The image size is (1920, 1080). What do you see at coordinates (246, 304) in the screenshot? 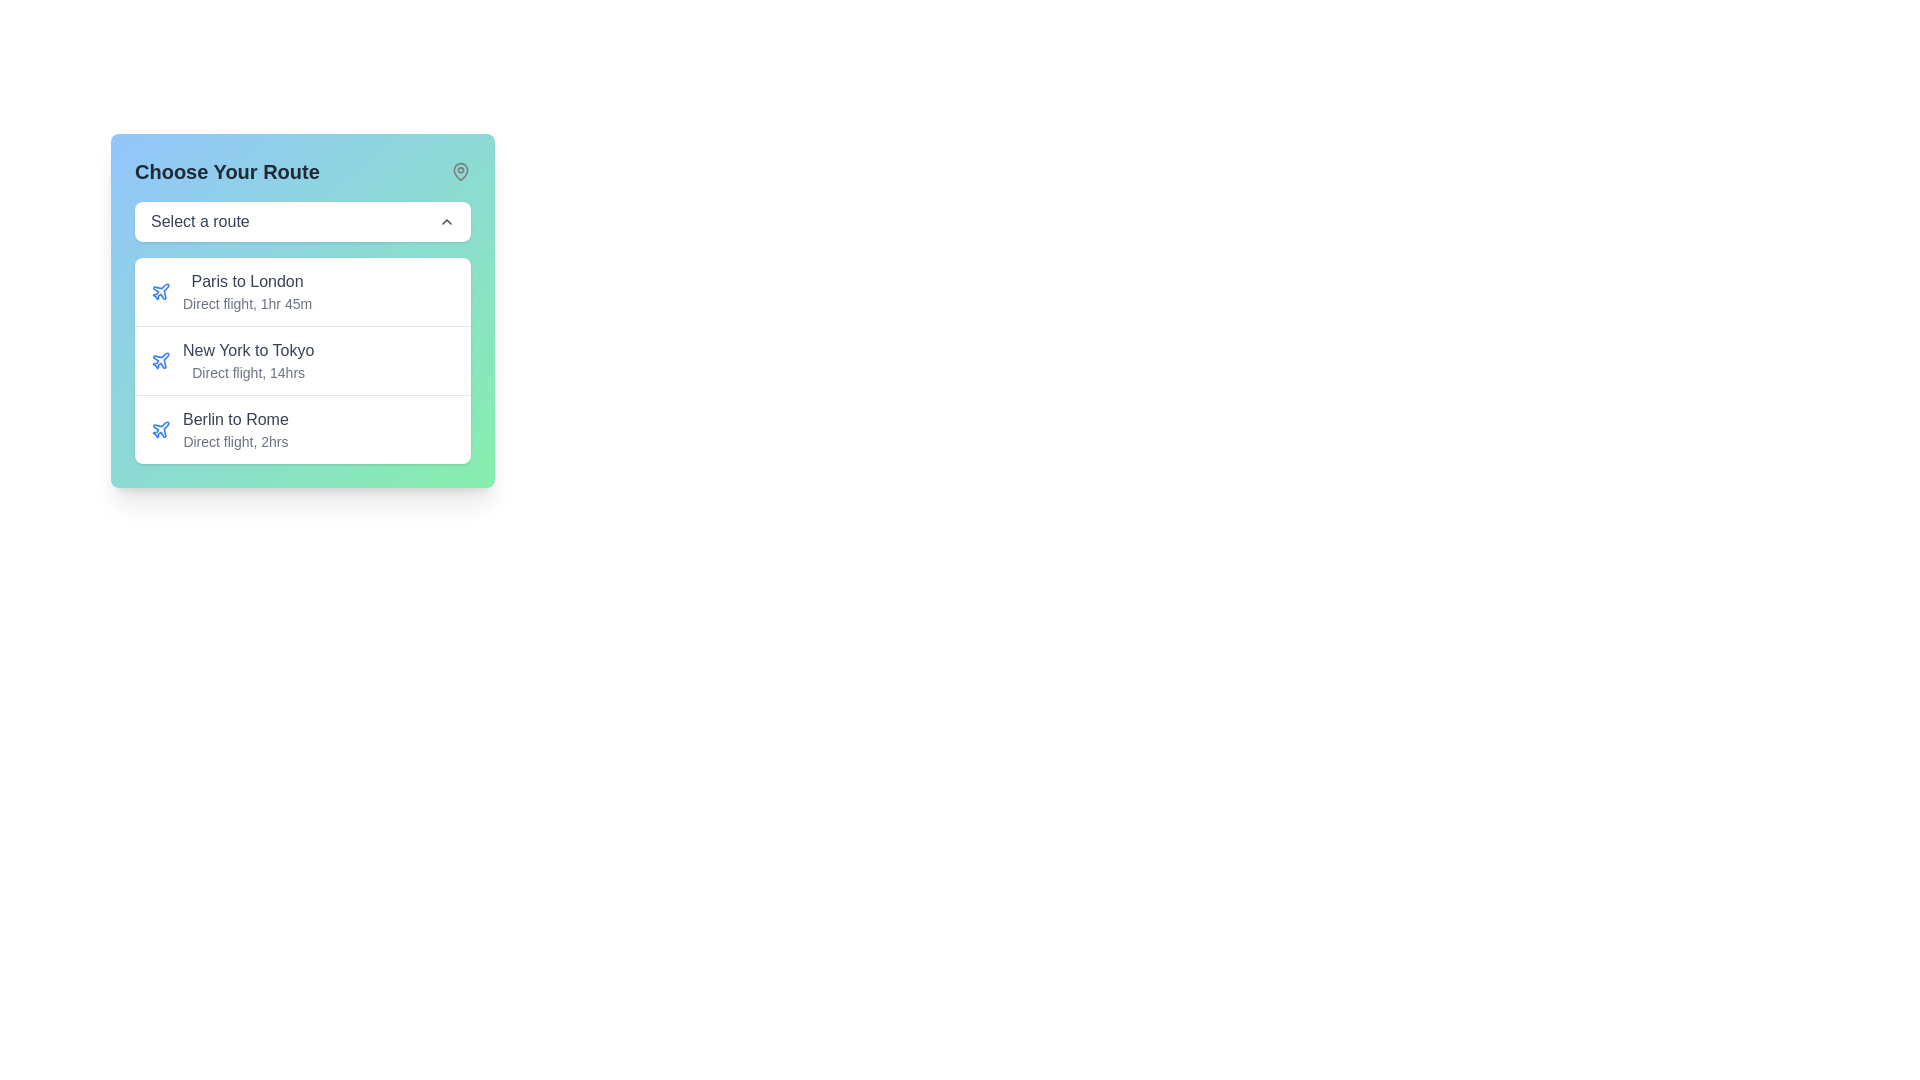
I see `the text that describes the characteristics of the selected flight, located directly below 'Paris to London' in the dropdown menu titled 'Choose Your Route.'` at bounding box center [246, 304].